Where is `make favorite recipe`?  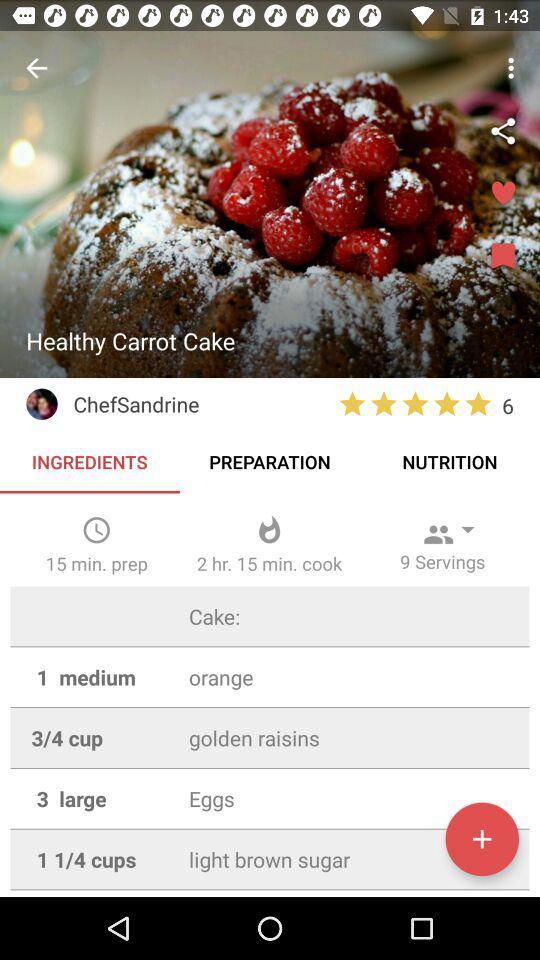 make favorite recipe is located at coordinates (502, 194).